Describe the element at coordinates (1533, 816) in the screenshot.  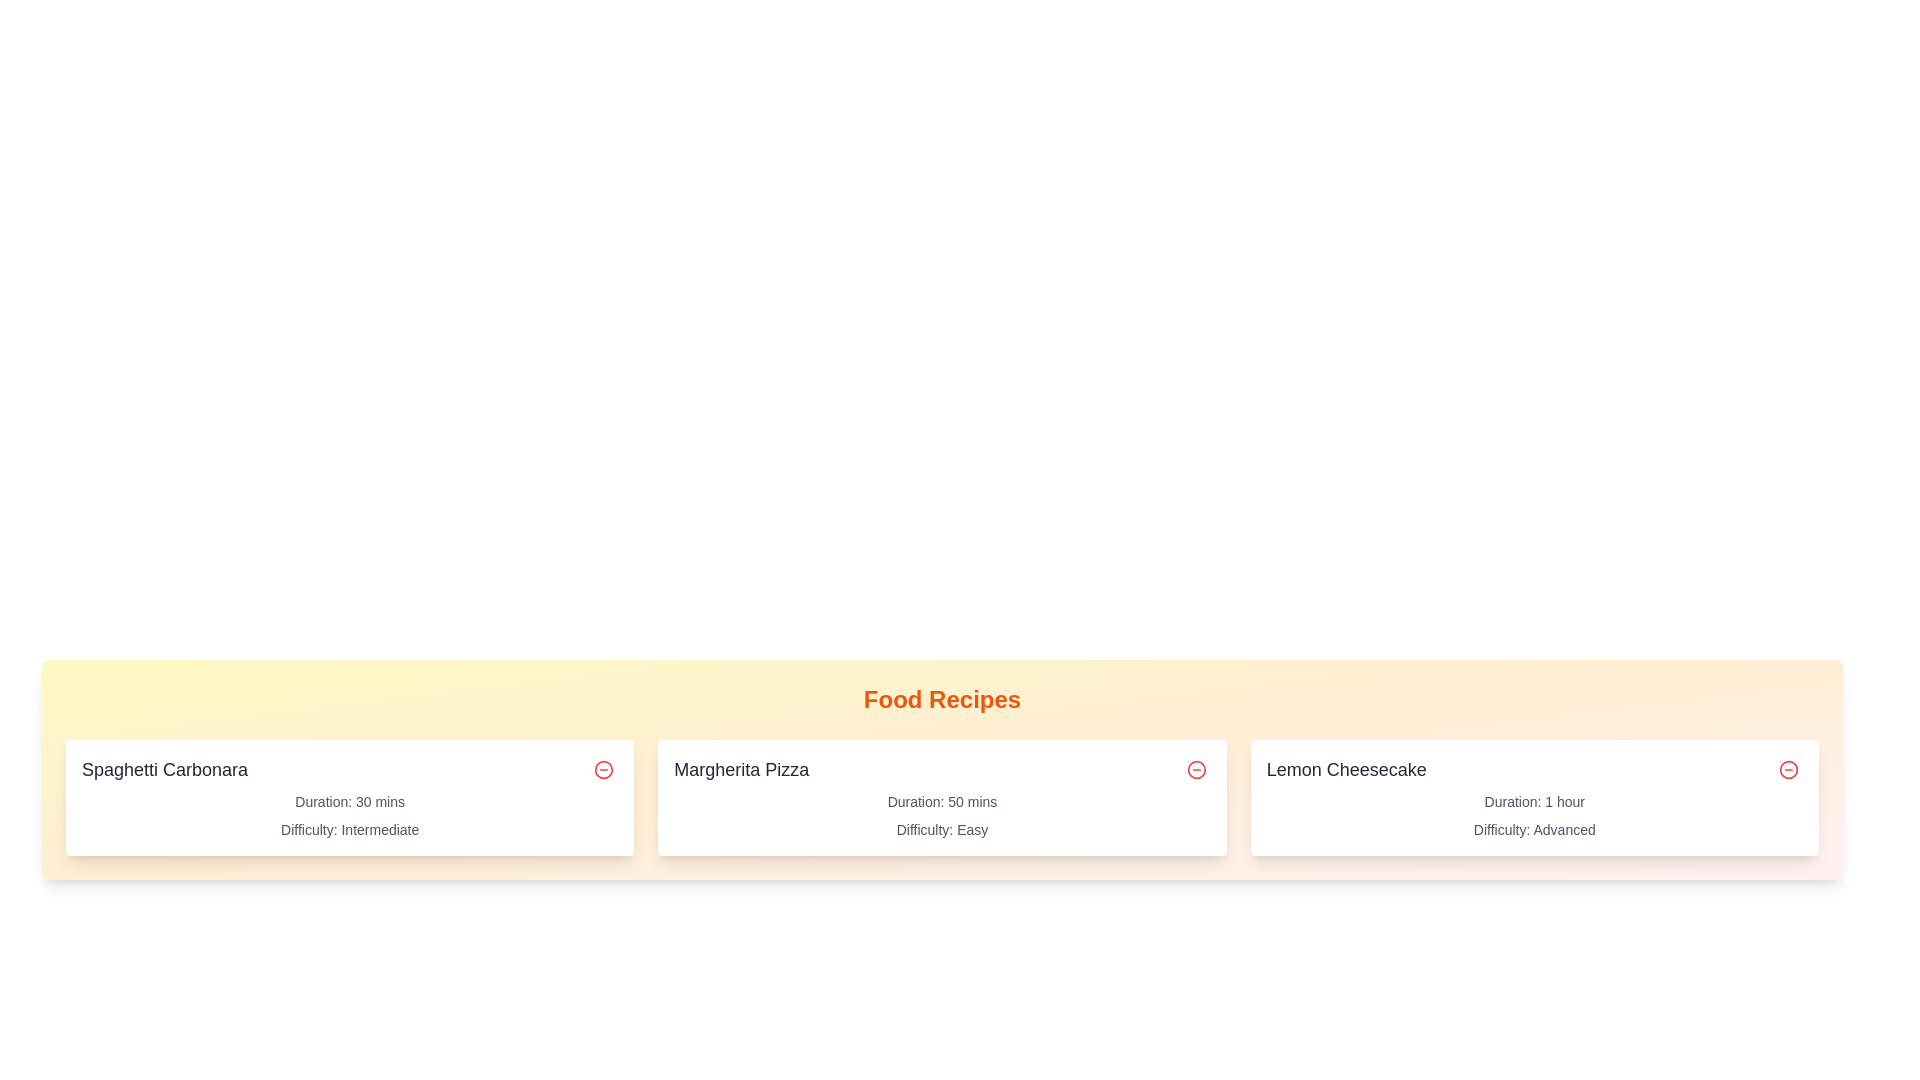
I see `the text element displaying 'Duration: 1 hour' and 'Difficulty: Advanced' located within the 'Lemon Cheesecake' card, below its title` at that location.